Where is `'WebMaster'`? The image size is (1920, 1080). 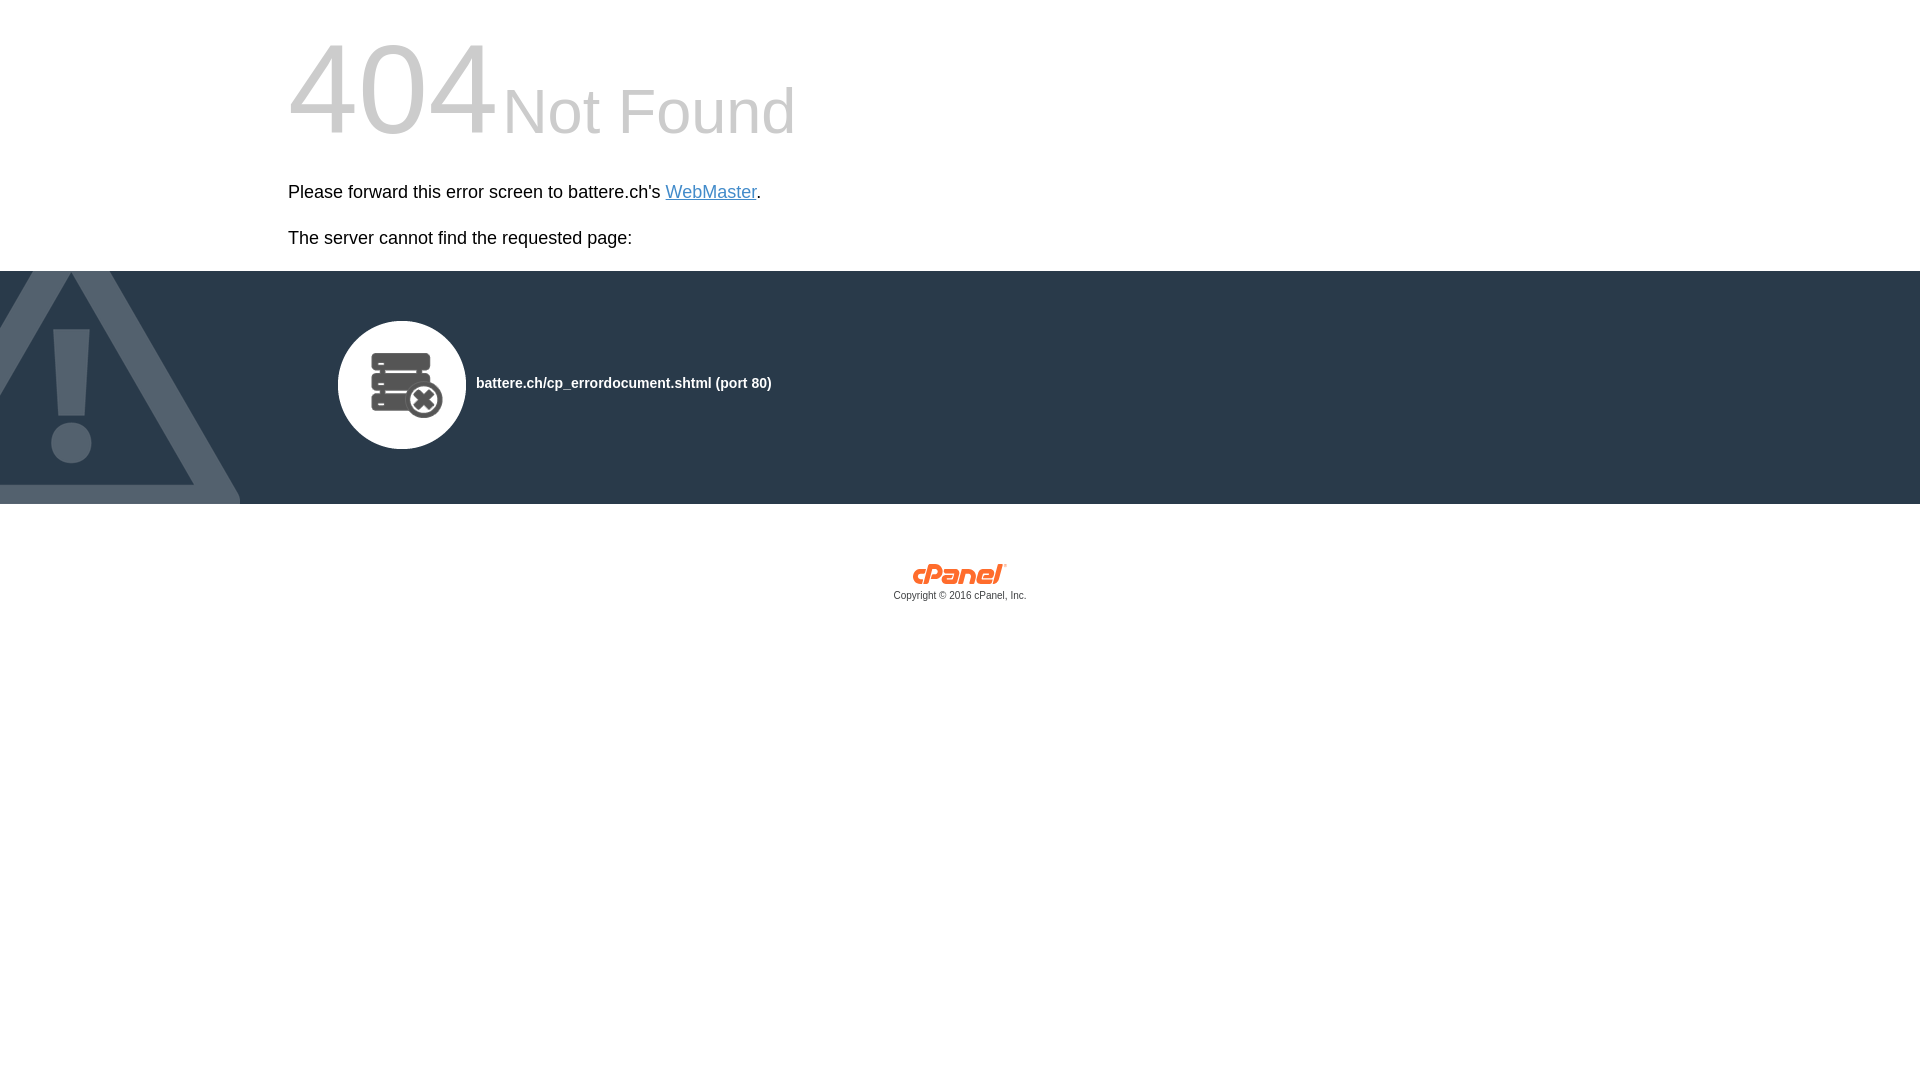 'WebMaster' is located at coordinates (711, 192).